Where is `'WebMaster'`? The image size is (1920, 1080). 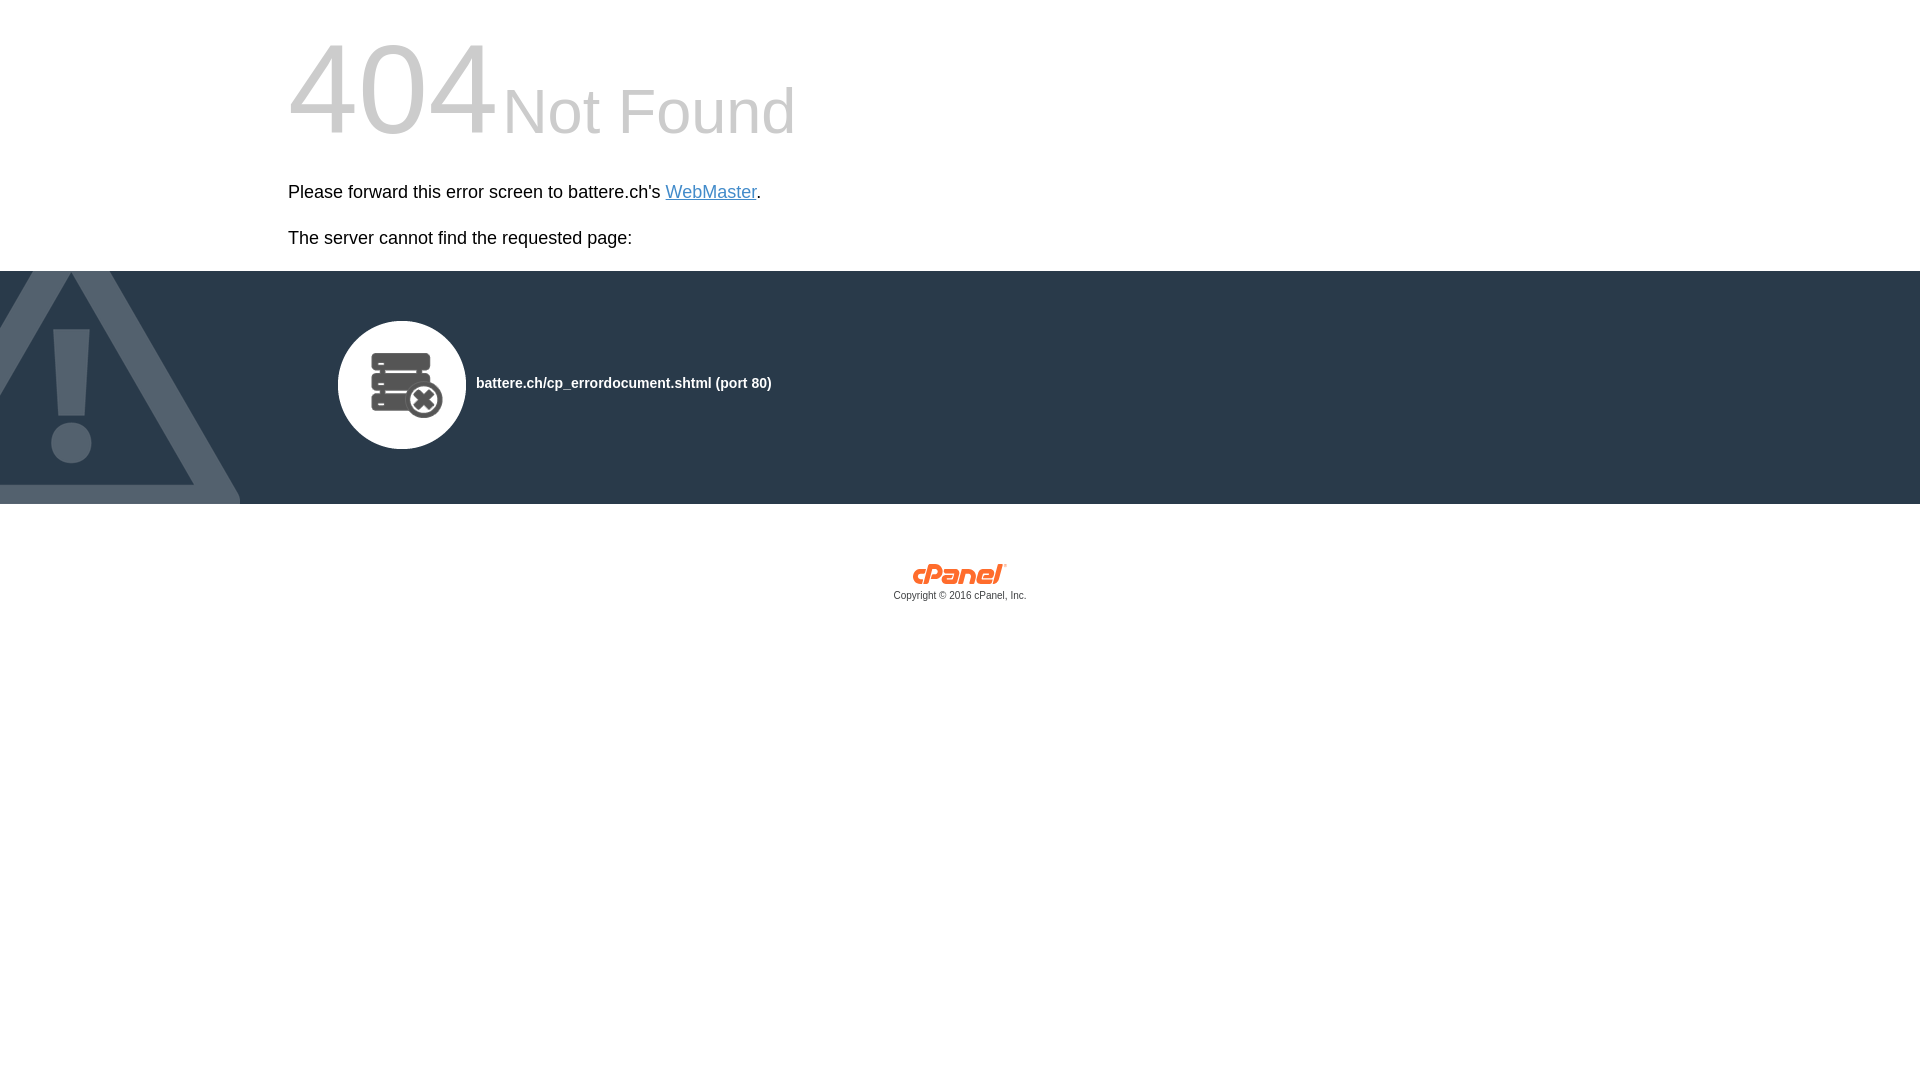 'WebMaster' is located at coordinates (711, 192).